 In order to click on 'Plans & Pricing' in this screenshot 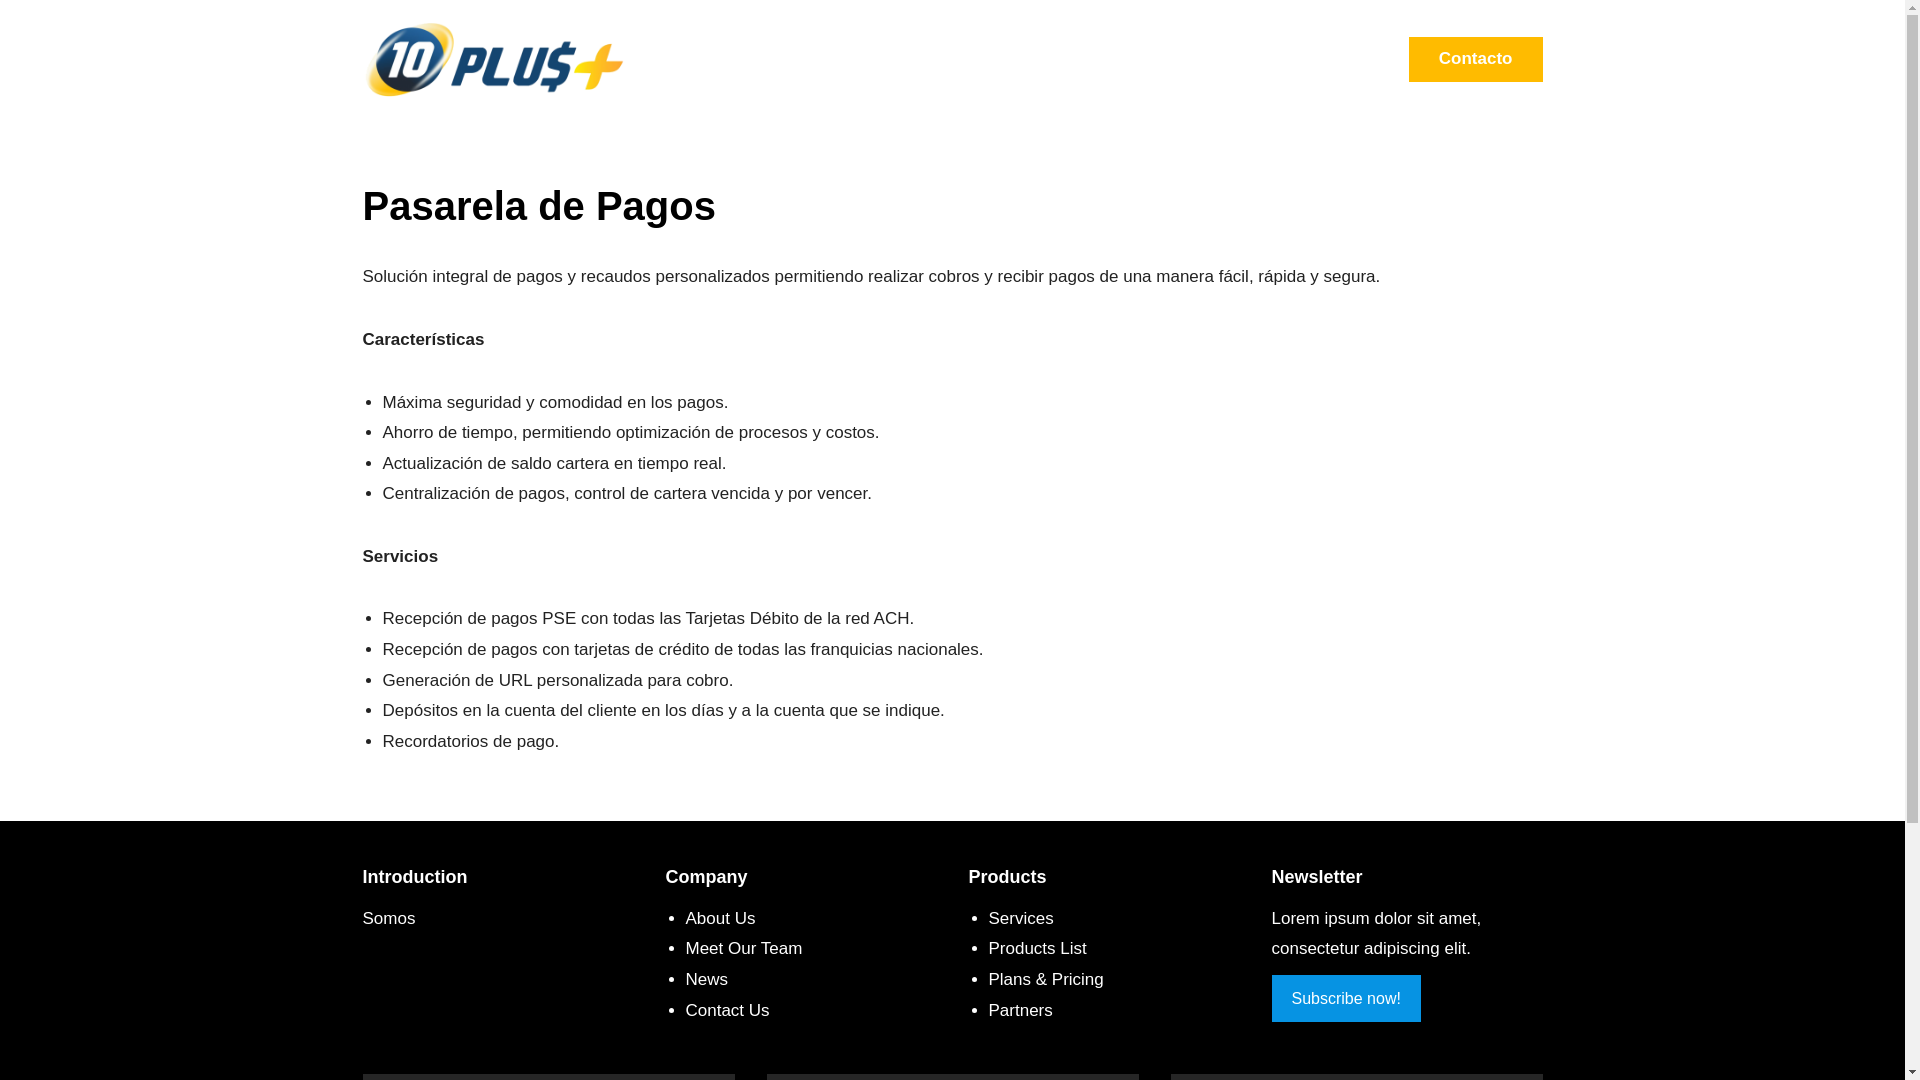, I will do `click(1044, 978)`.